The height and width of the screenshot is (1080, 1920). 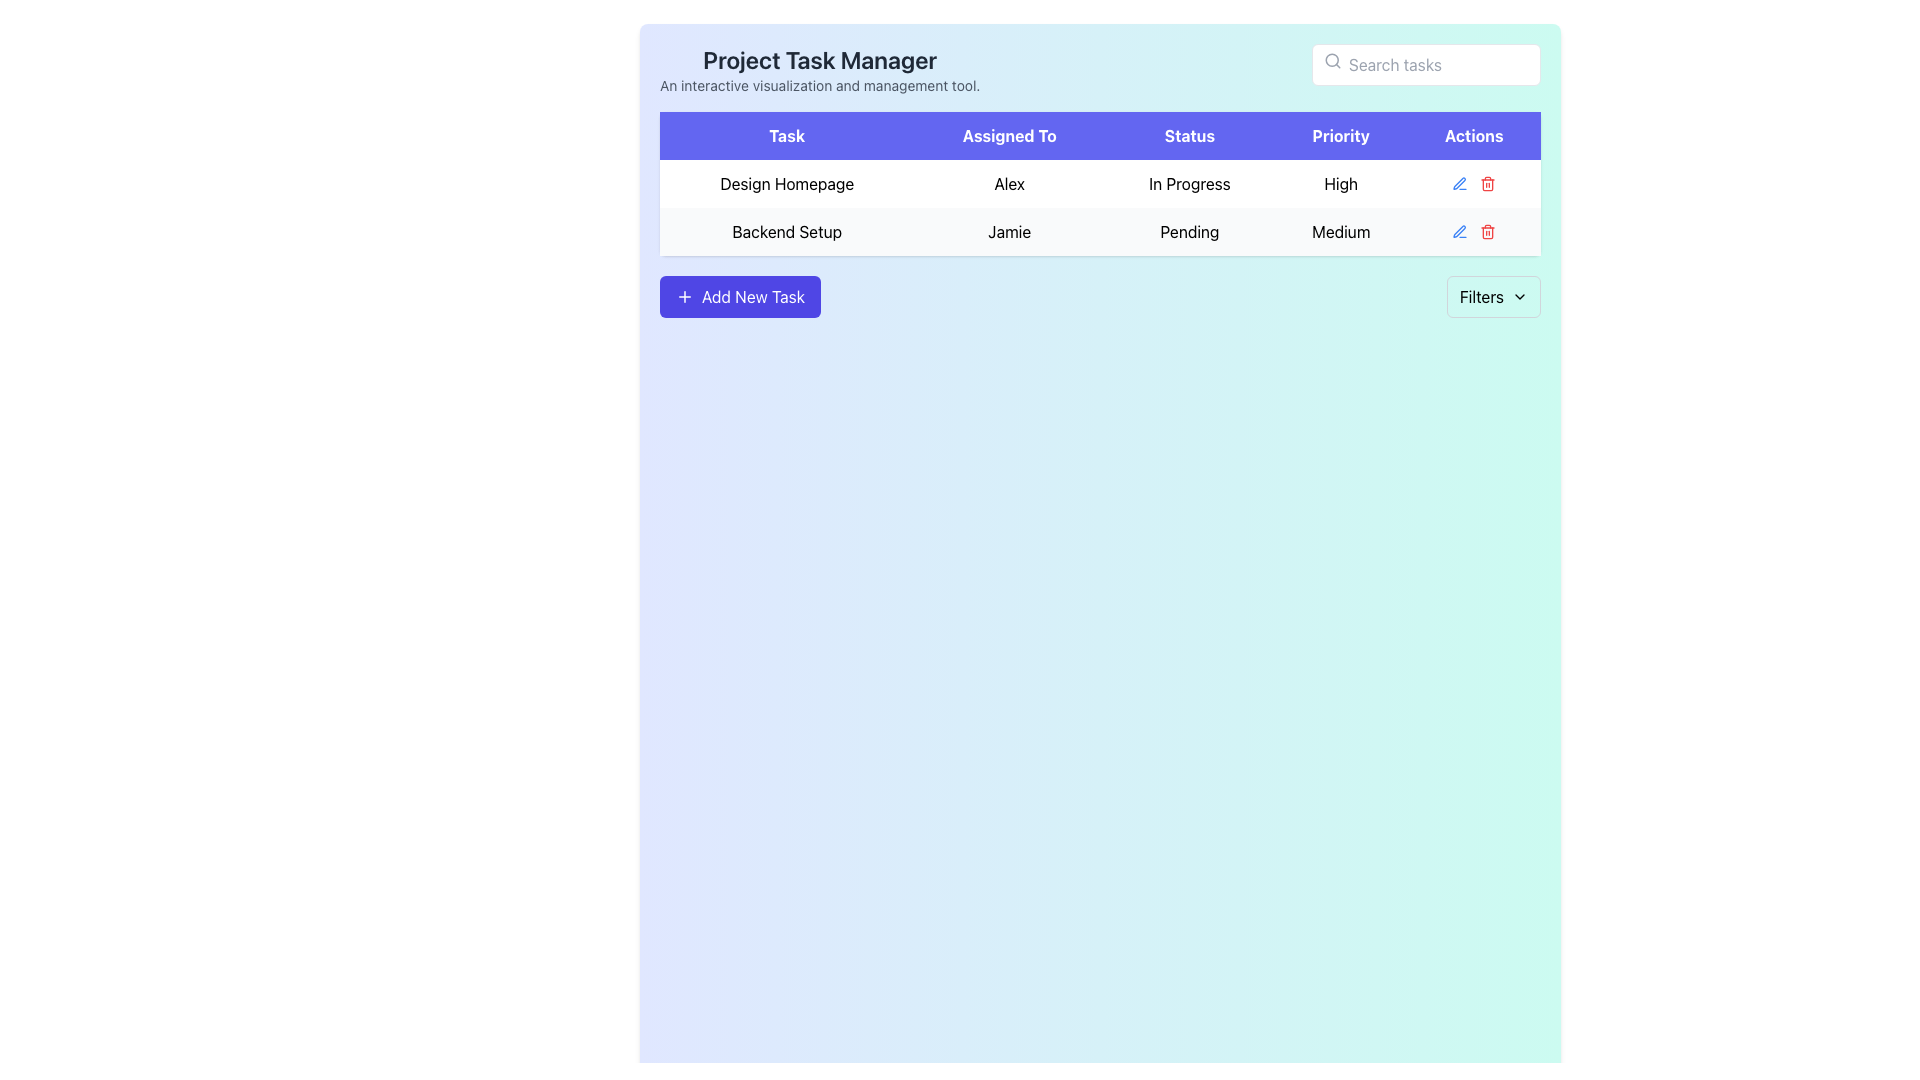 What do you see at coordinates (820, 59) in the screenshot?
I see `the static text label that serves as the header or title of the application interface, located near the top-left corner above the descriptive text` at bounding box center [820, 59].